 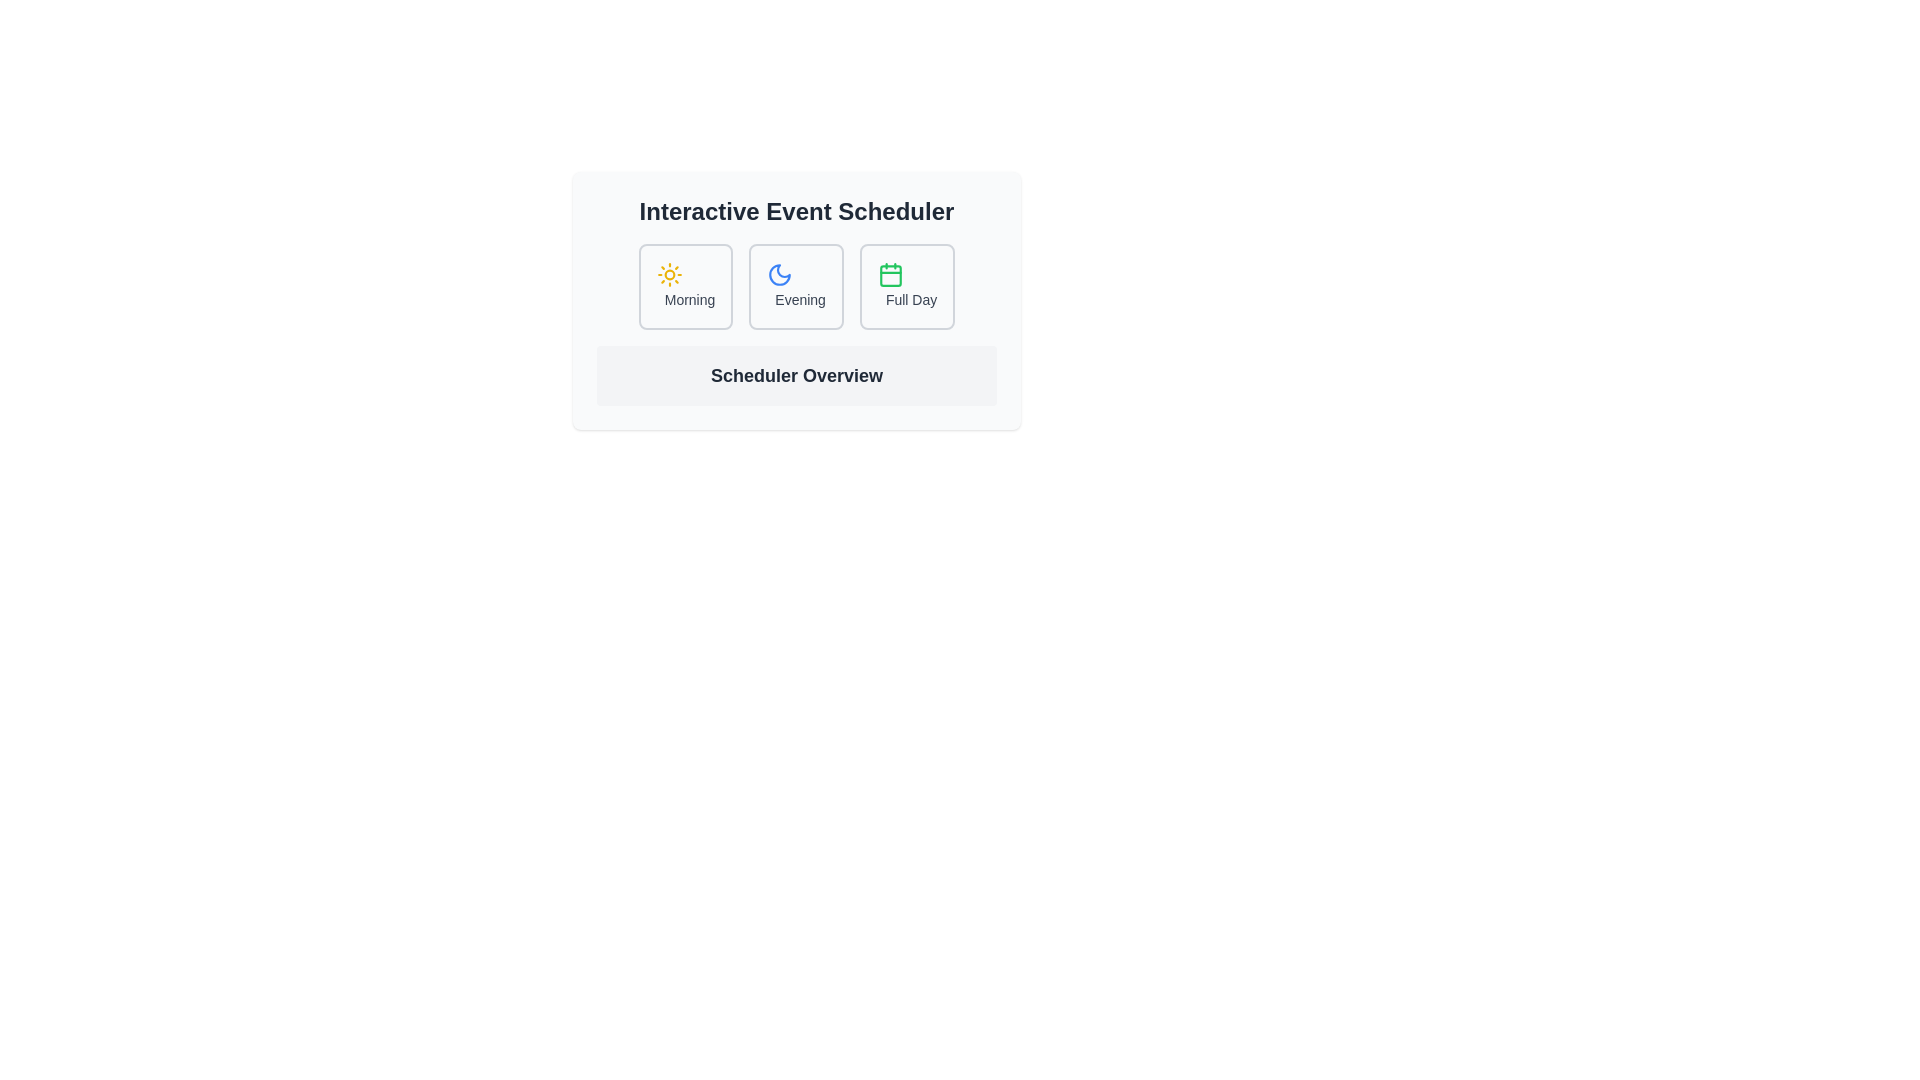 What do you see at coordinates (686, 286) in the screenshot?
I see `the 'Morning' button, which is a rounded rectangular button with a yellow sun icon and text below it, to activate its hover animations` at bounding box center [686, 286].